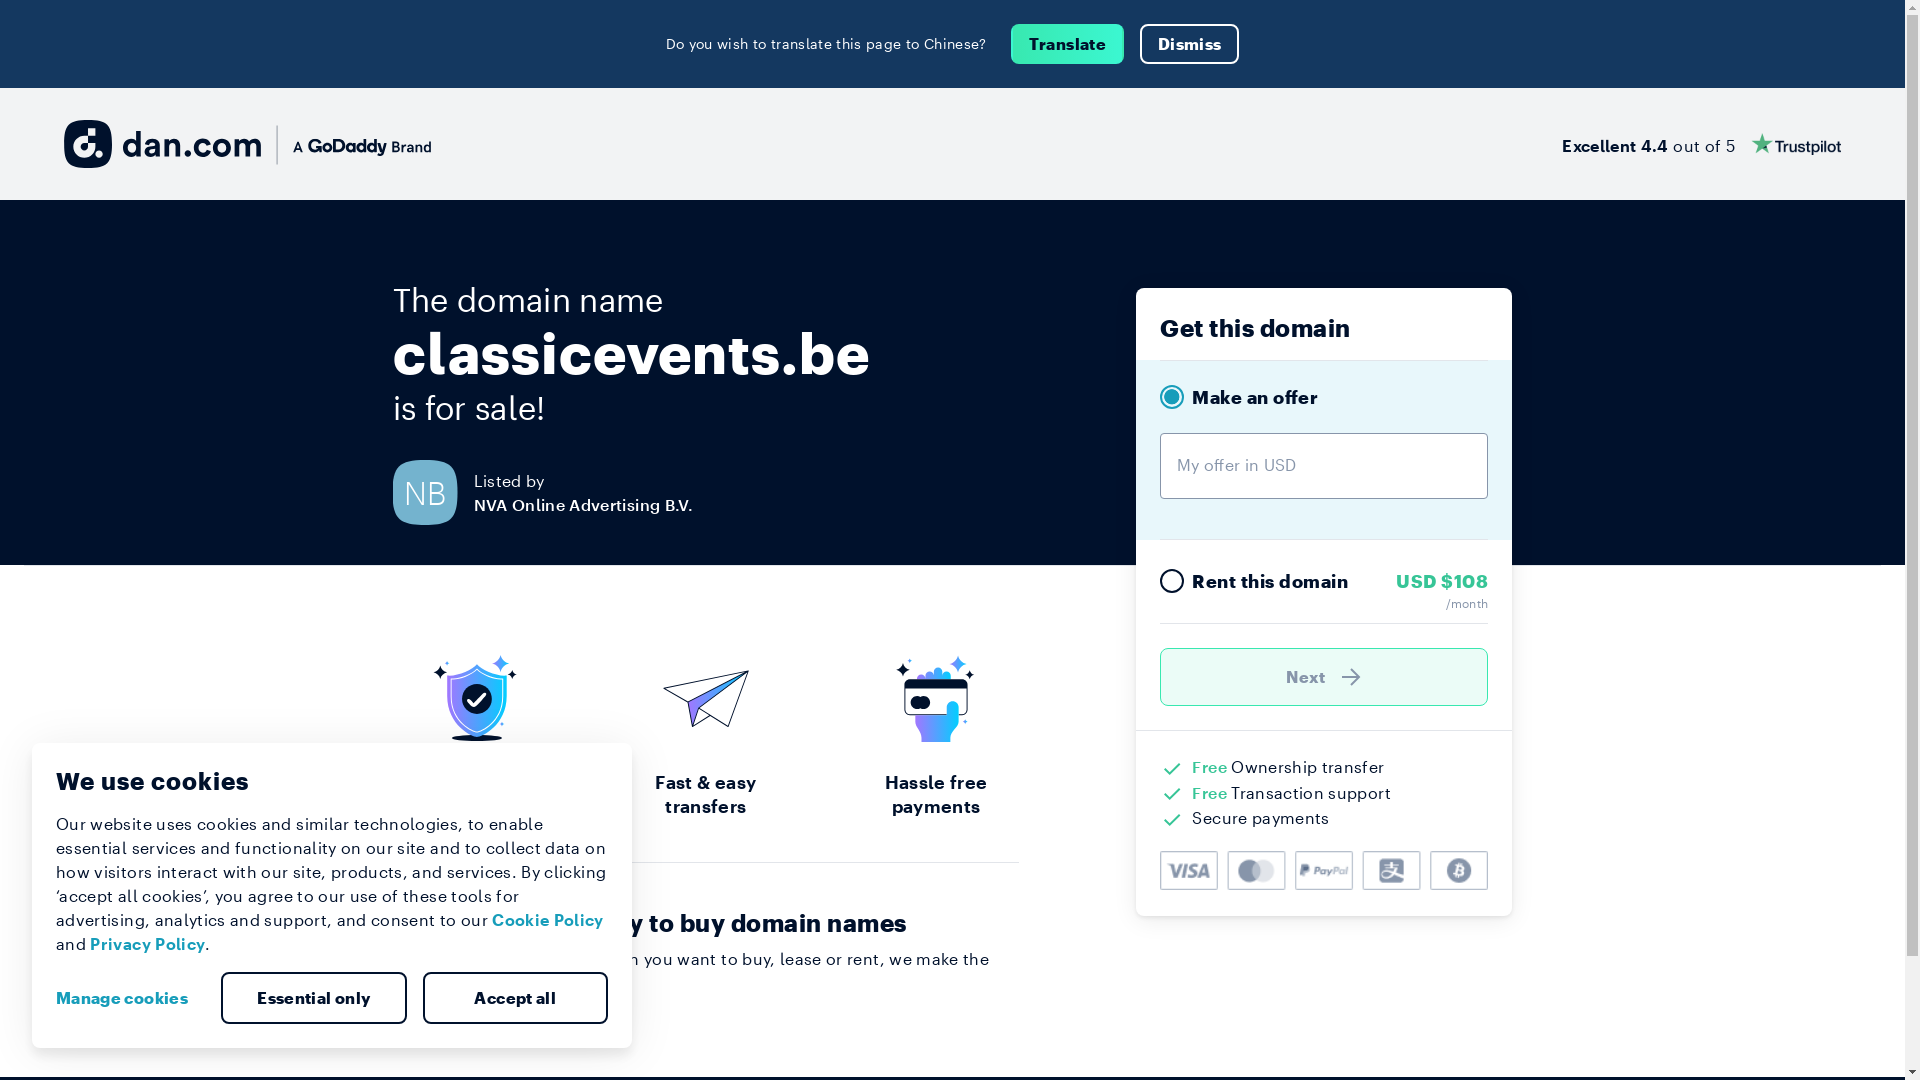 This screenshot has width=1920, height=1080. Describe the element at coordinates (1324, 676) in the screenshot. I see `'Next` at that location.